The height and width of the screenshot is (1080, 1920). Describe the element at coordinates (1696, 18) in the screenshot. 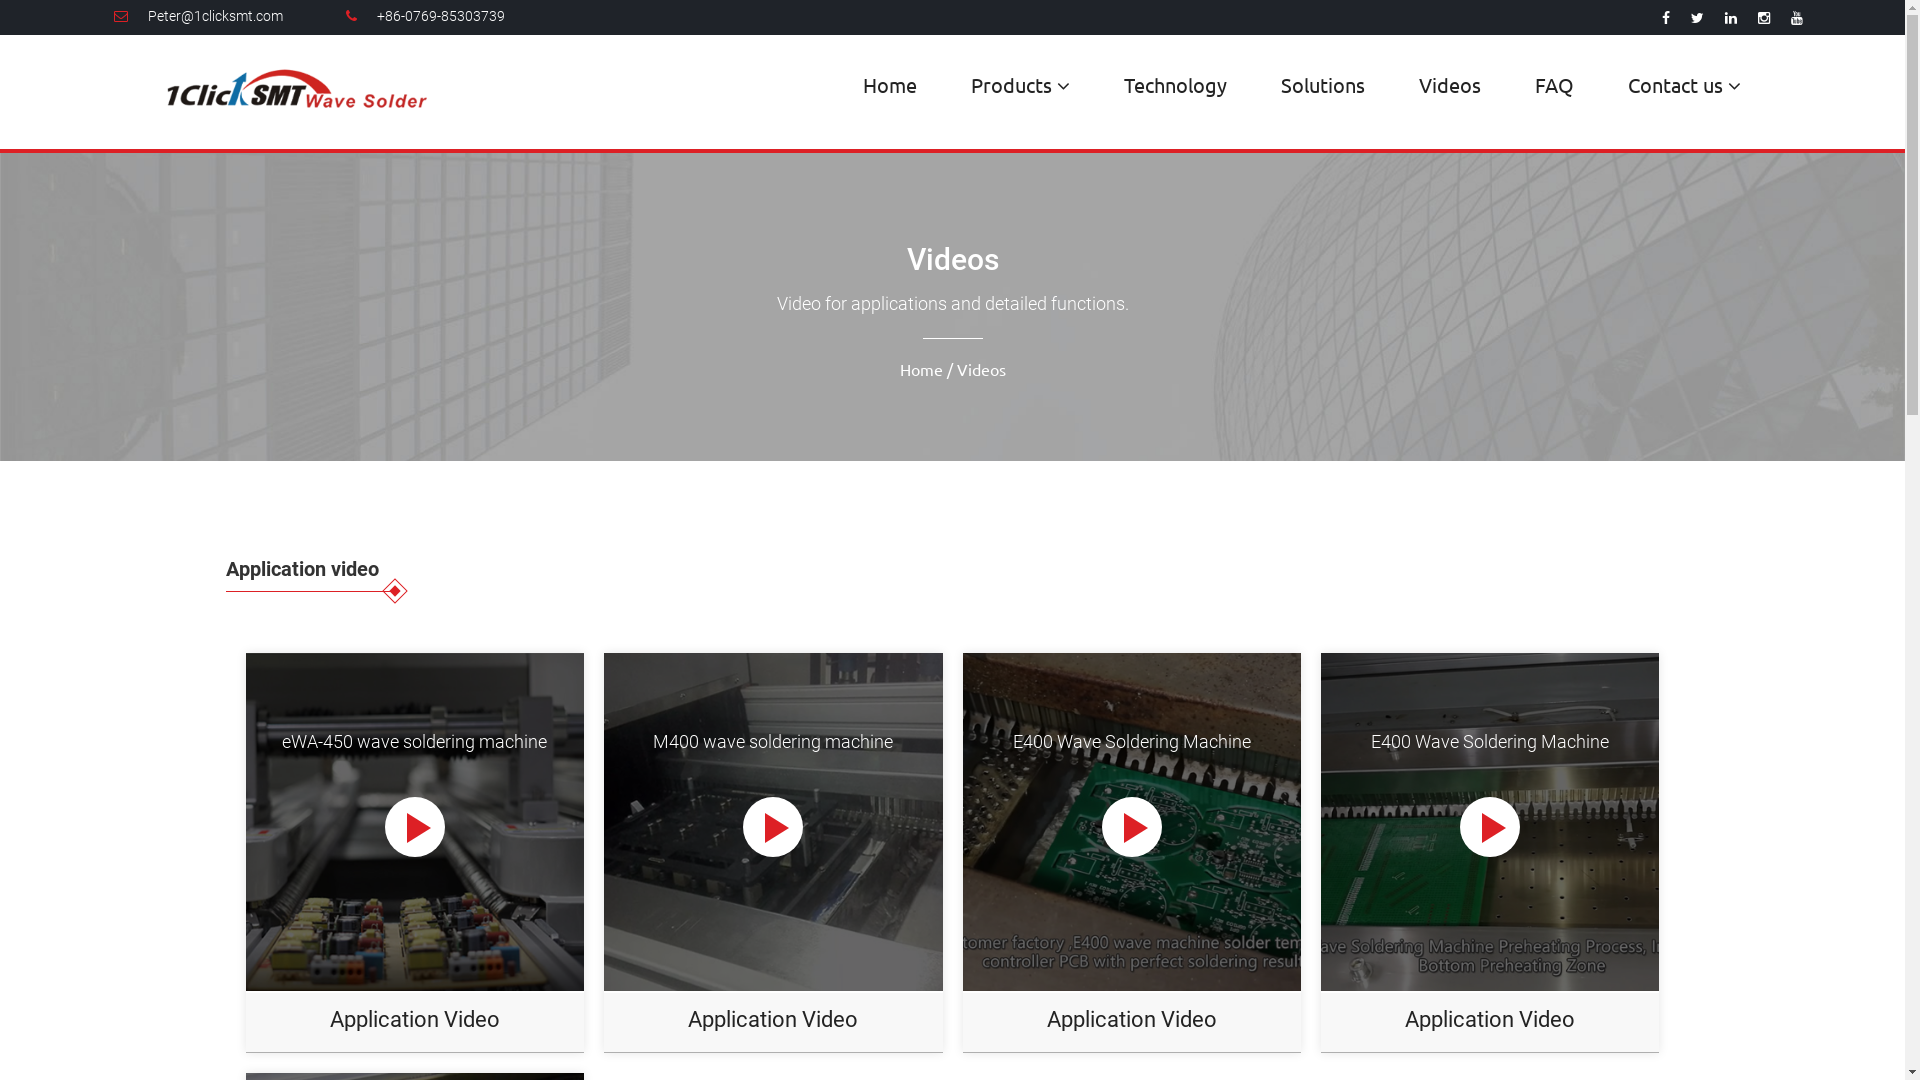

I see `'Twitter'` at that location.